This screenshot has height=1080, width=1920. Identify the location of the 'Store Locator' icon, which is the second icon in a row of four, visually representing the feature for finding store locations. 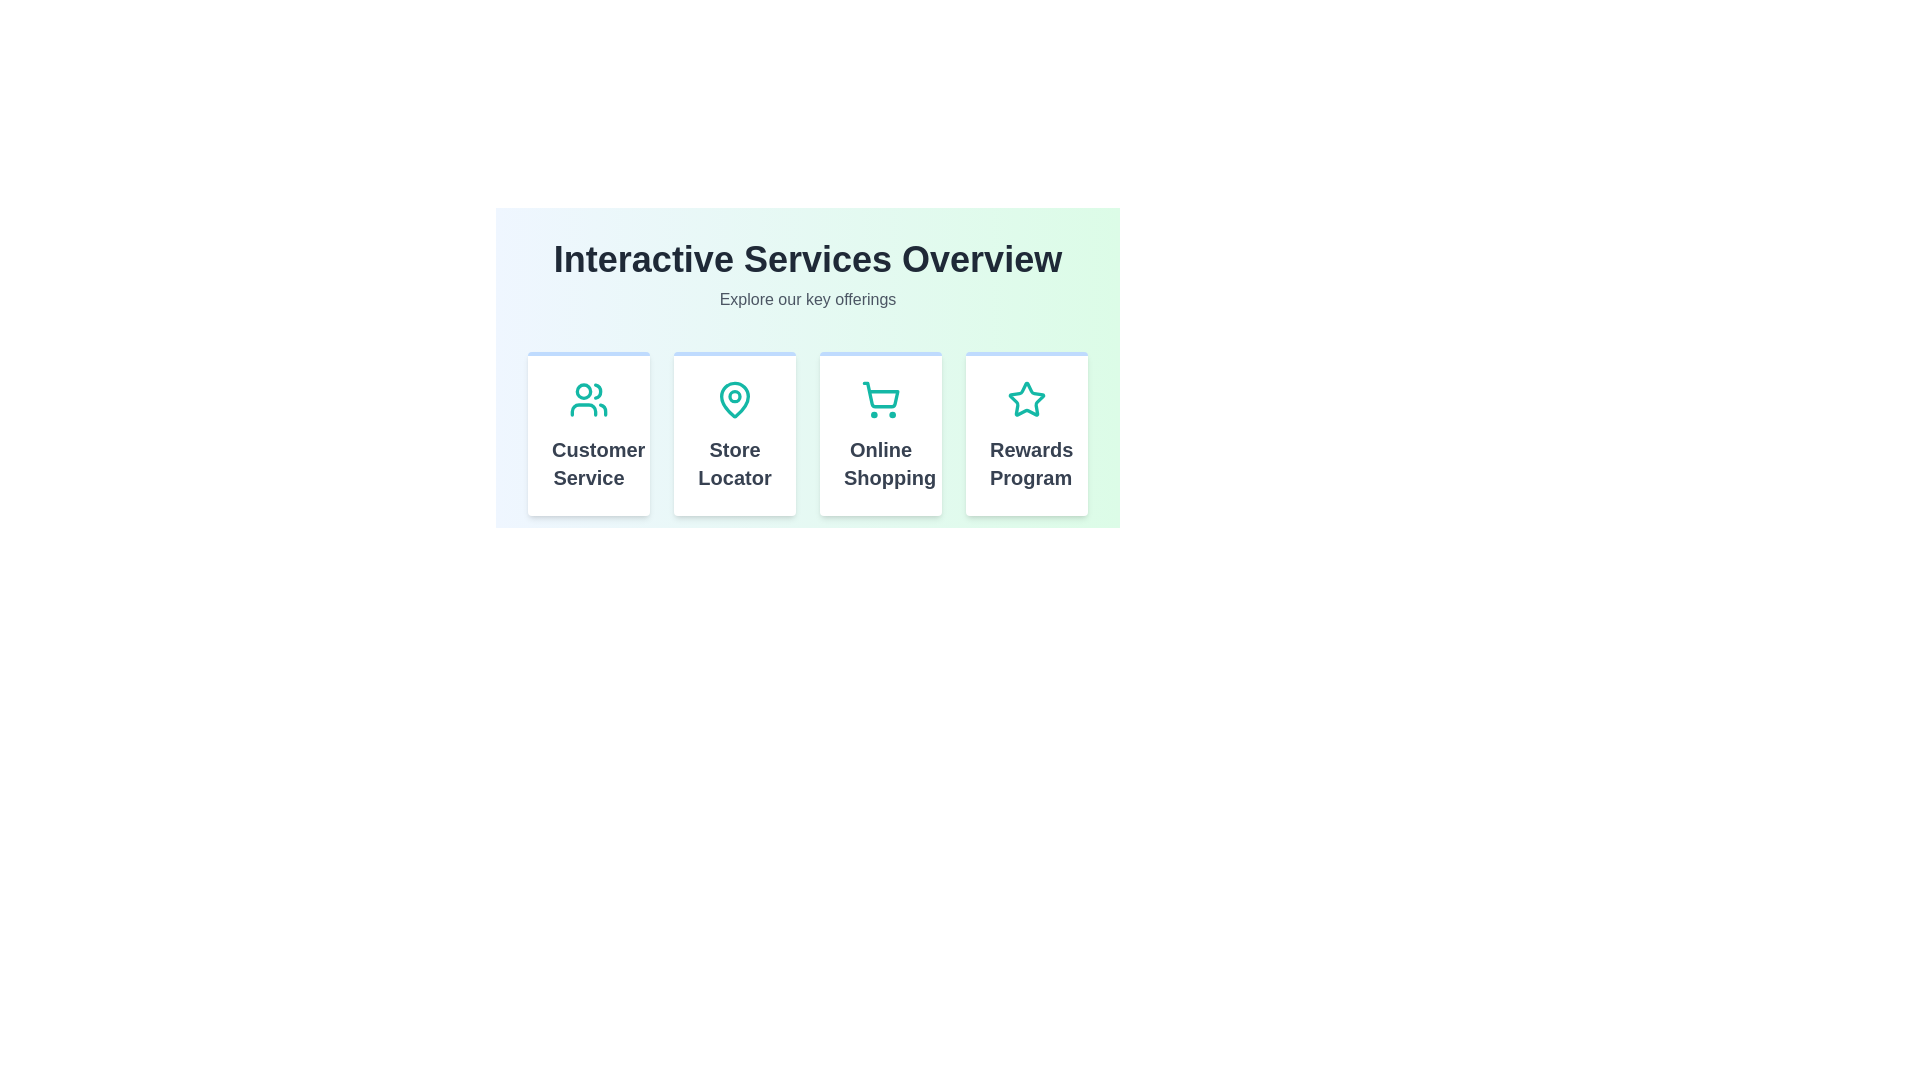
(733, 400).